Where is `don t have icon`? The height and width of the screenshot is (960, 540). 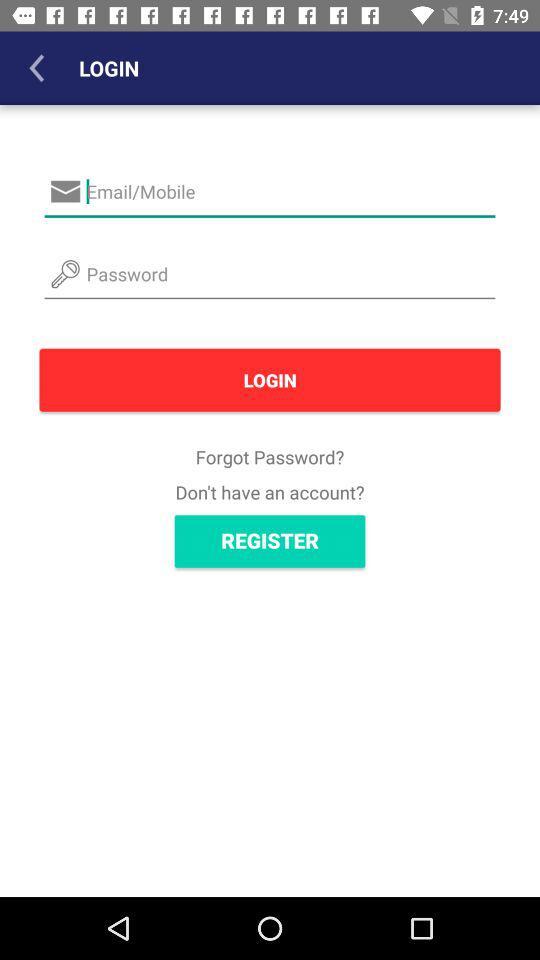
don t have icon is located at coordinates (270, 491).